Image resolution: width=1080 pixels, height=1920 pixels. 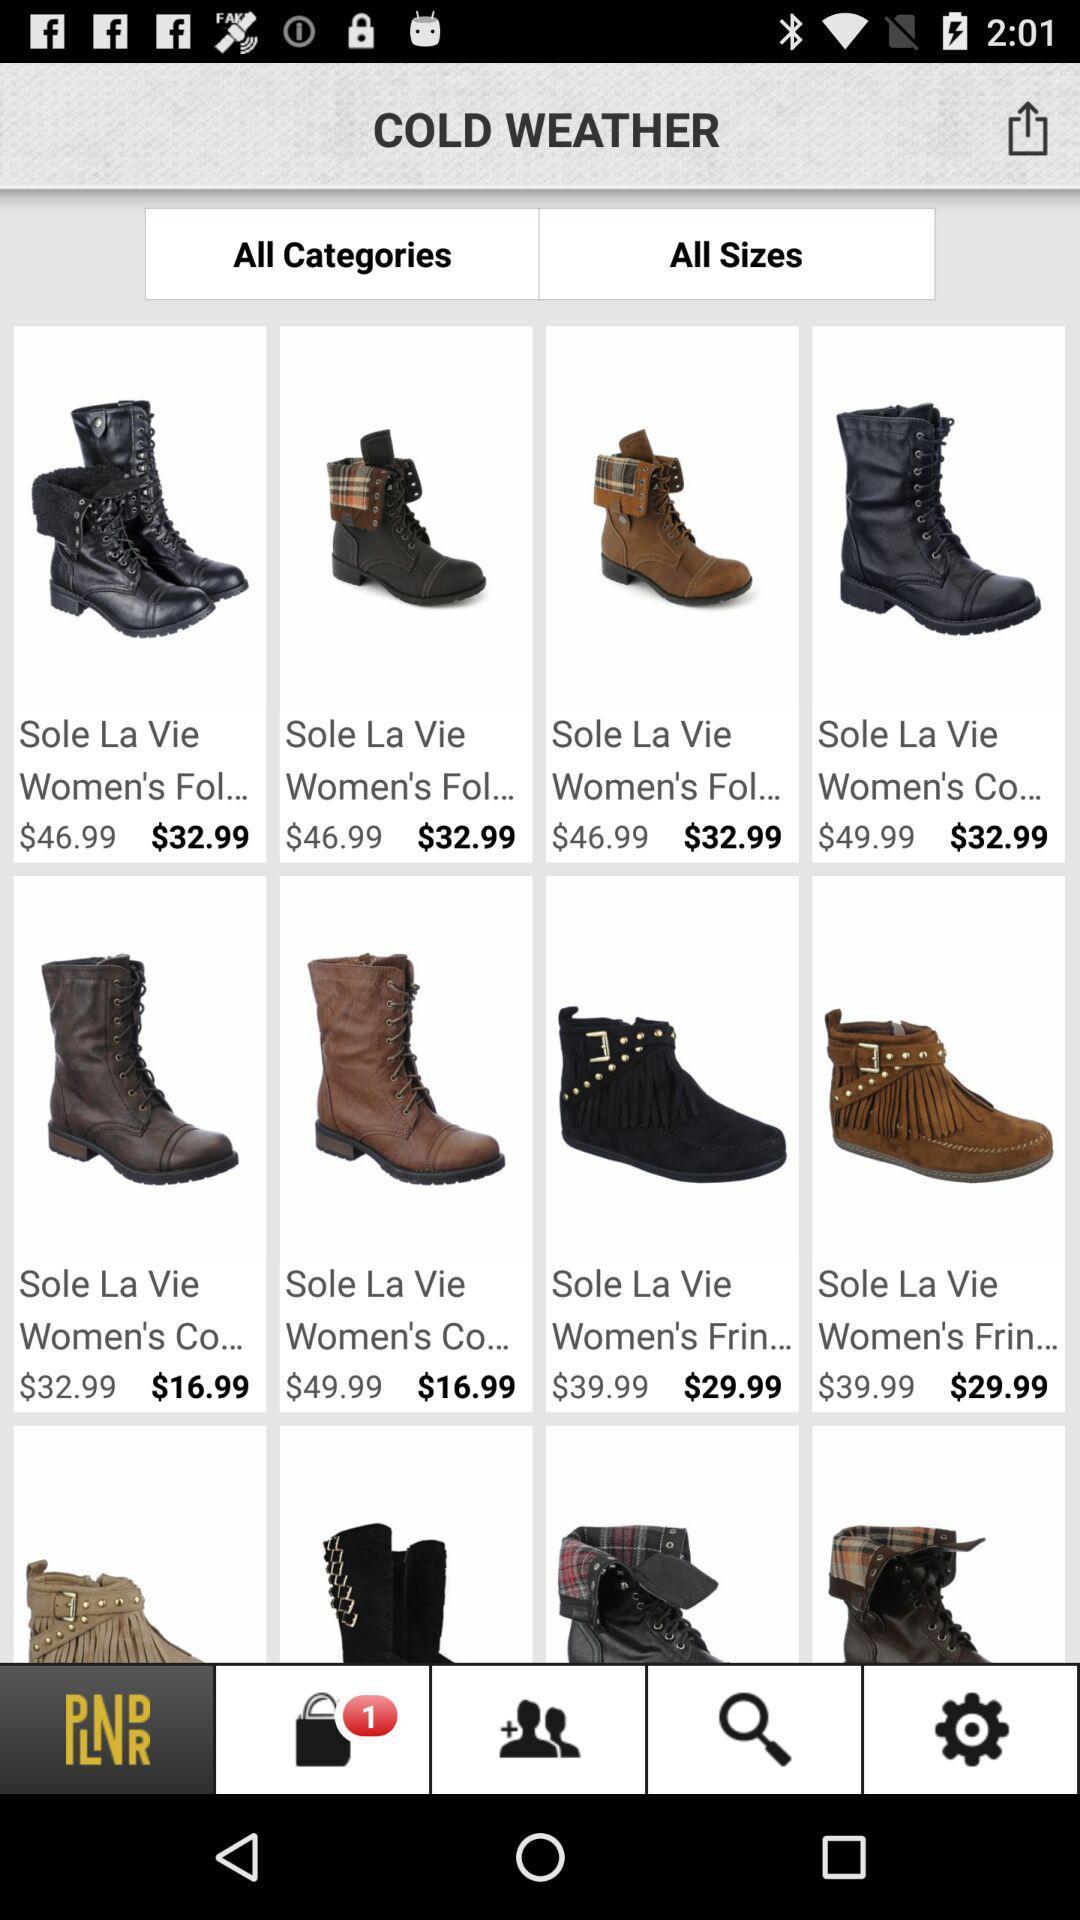 I want to click on all sizes icon, so click(x=736, y=252).